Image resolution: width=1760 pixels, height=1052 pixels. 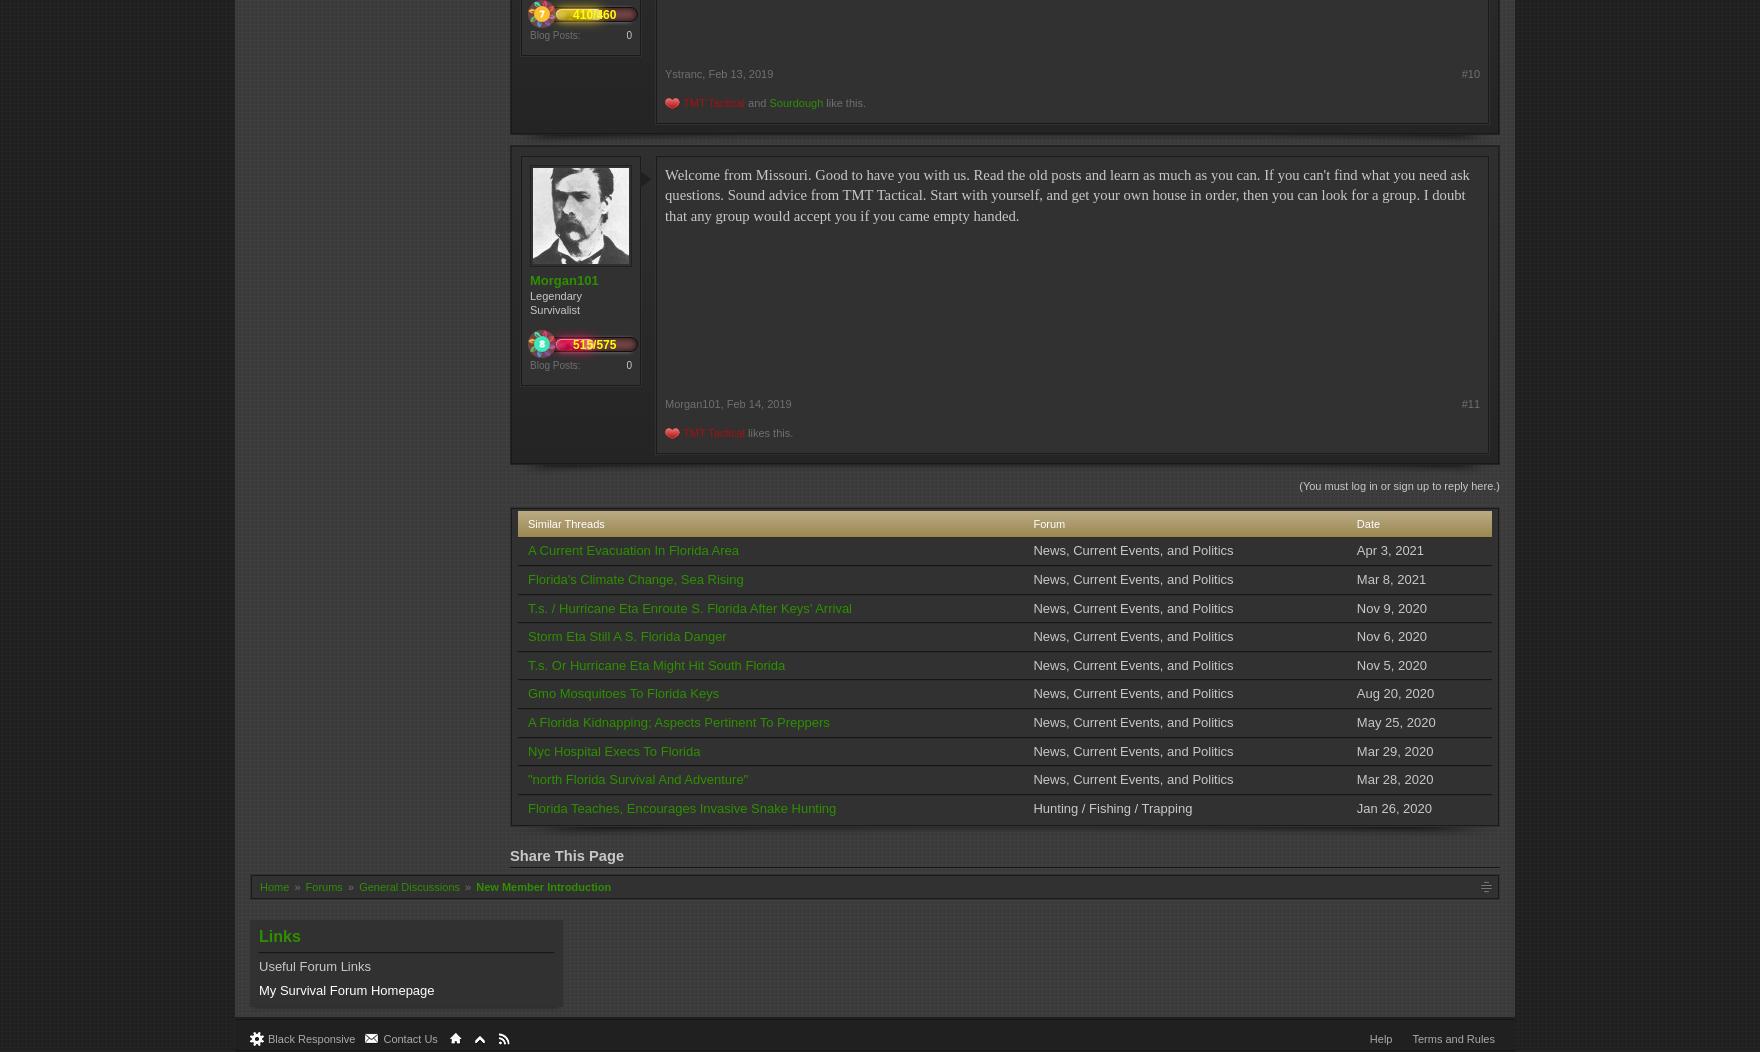 What do you see at coordinates (635, 577) in the screenshot?
I see `'Florida's Climate Change, Sea Rising'` at bounding box center [635, 577].